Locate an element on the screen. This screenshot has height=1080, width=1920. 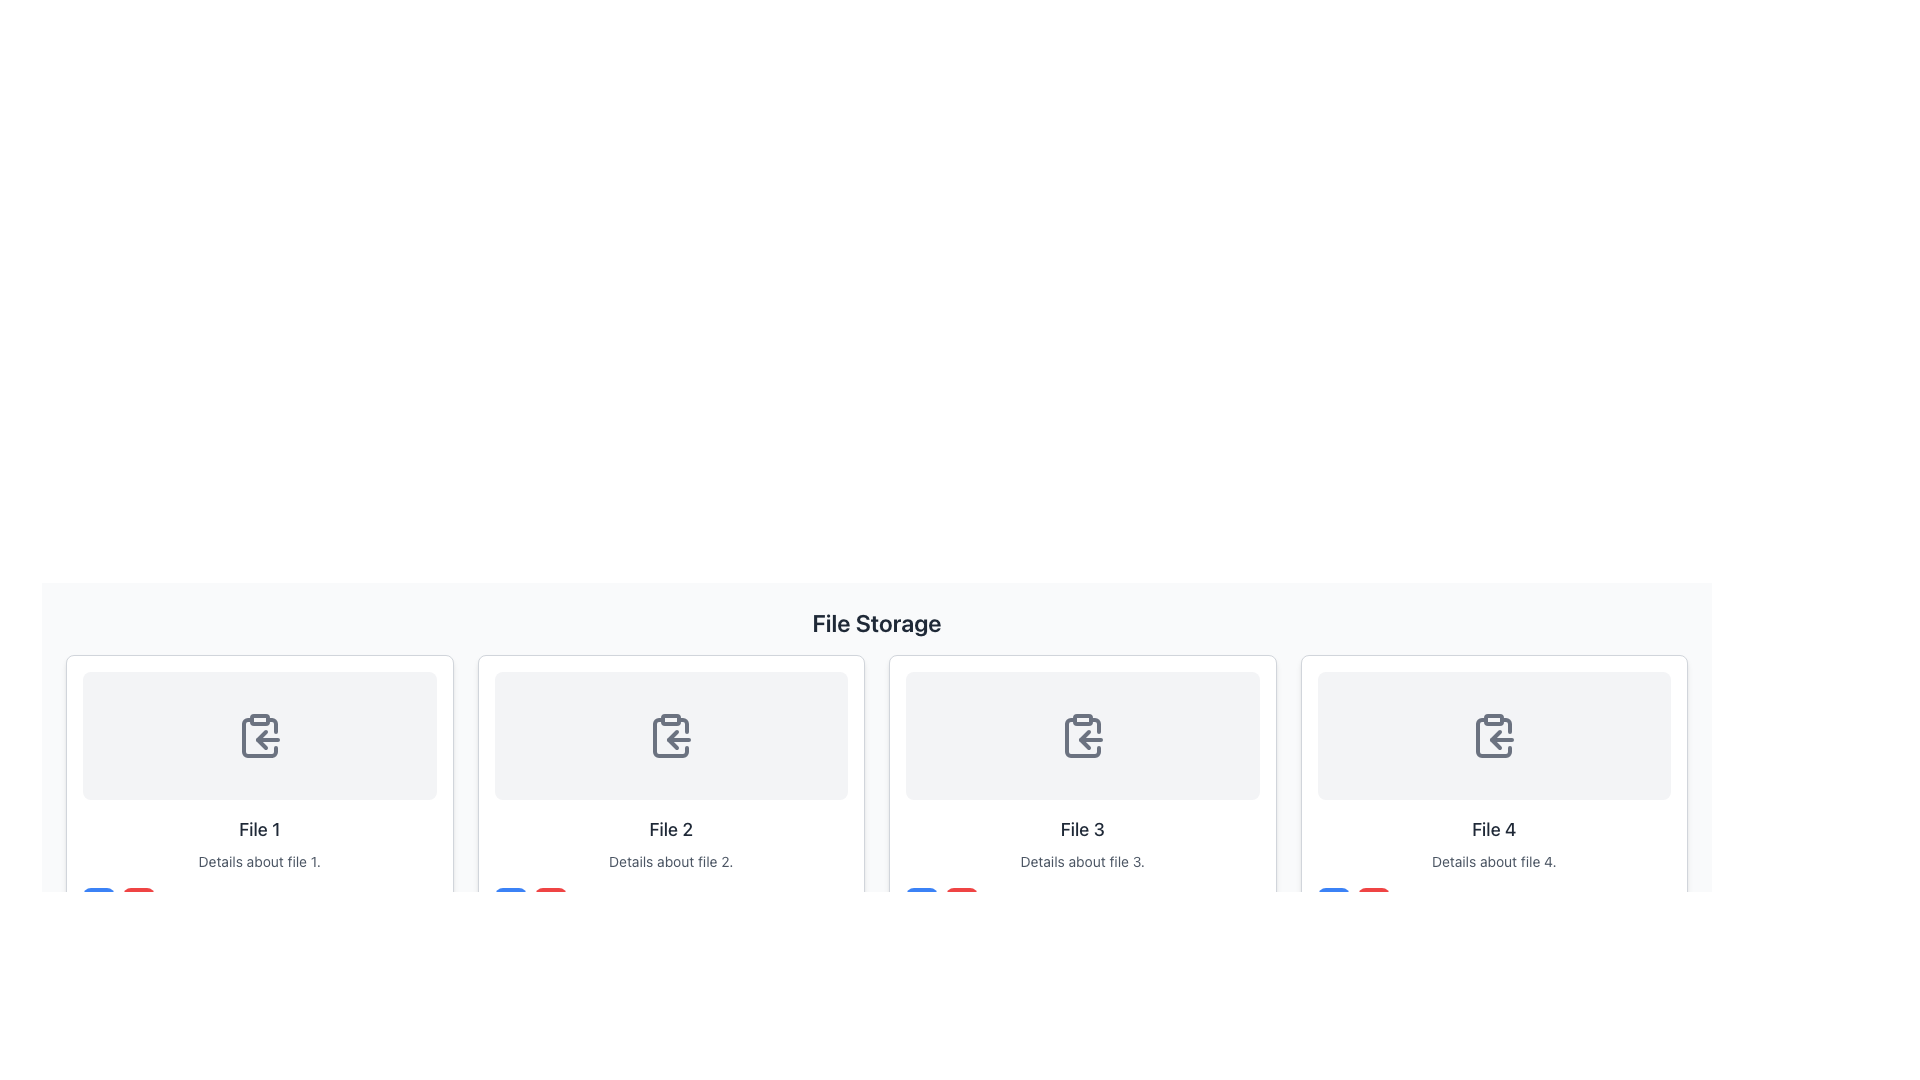
the deletion button located below the card labeled 'File 4', which is the second button in a horizontal row, positioned to the right of a blue button is located at coordinates (1372, 903).